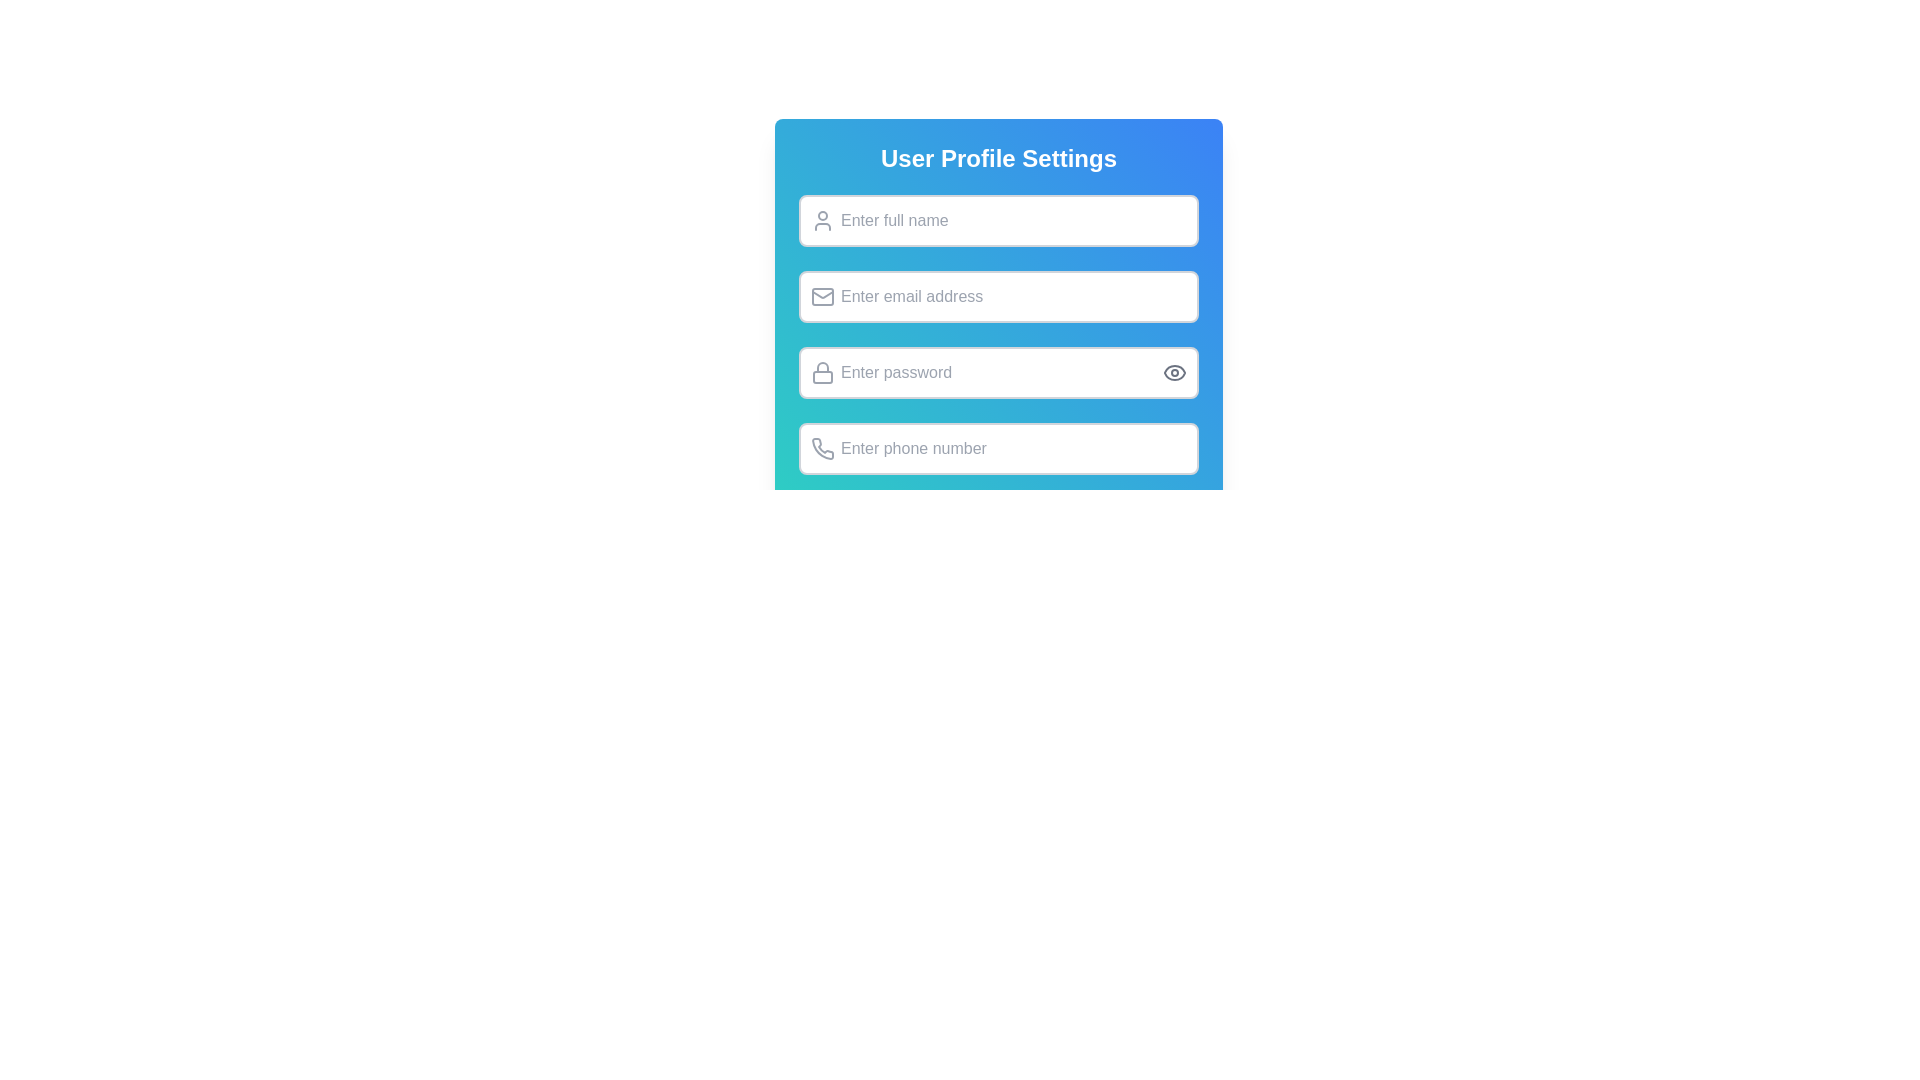  What do you see at coordinates (822, 447) in the screenshot?
I see `the phone number input icon located at the leftmost position in the User Profile Settings form, directly above the bottom border and aligned with the placeholder text` at bounding box center [822, 447].